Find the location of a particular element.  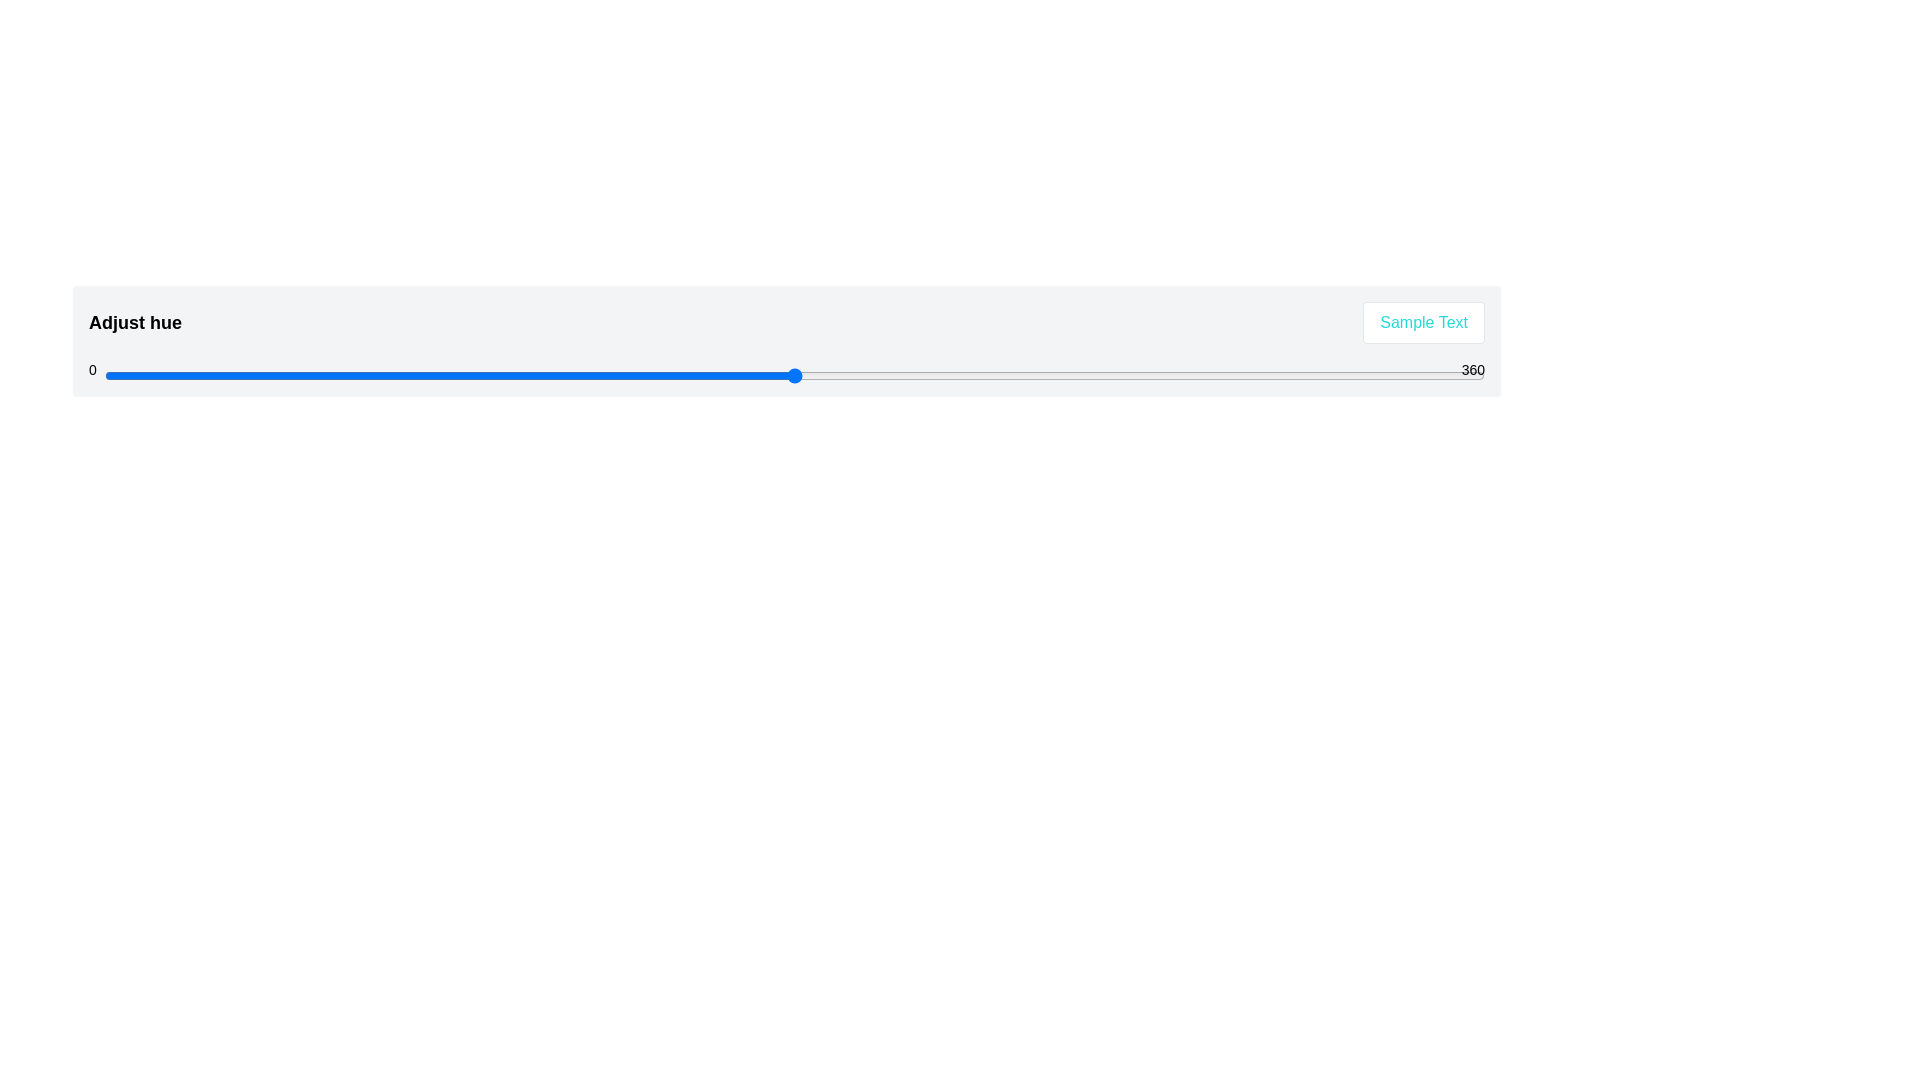

the hue slider to set the hue value to 21 is located at coordinates (185, 375).